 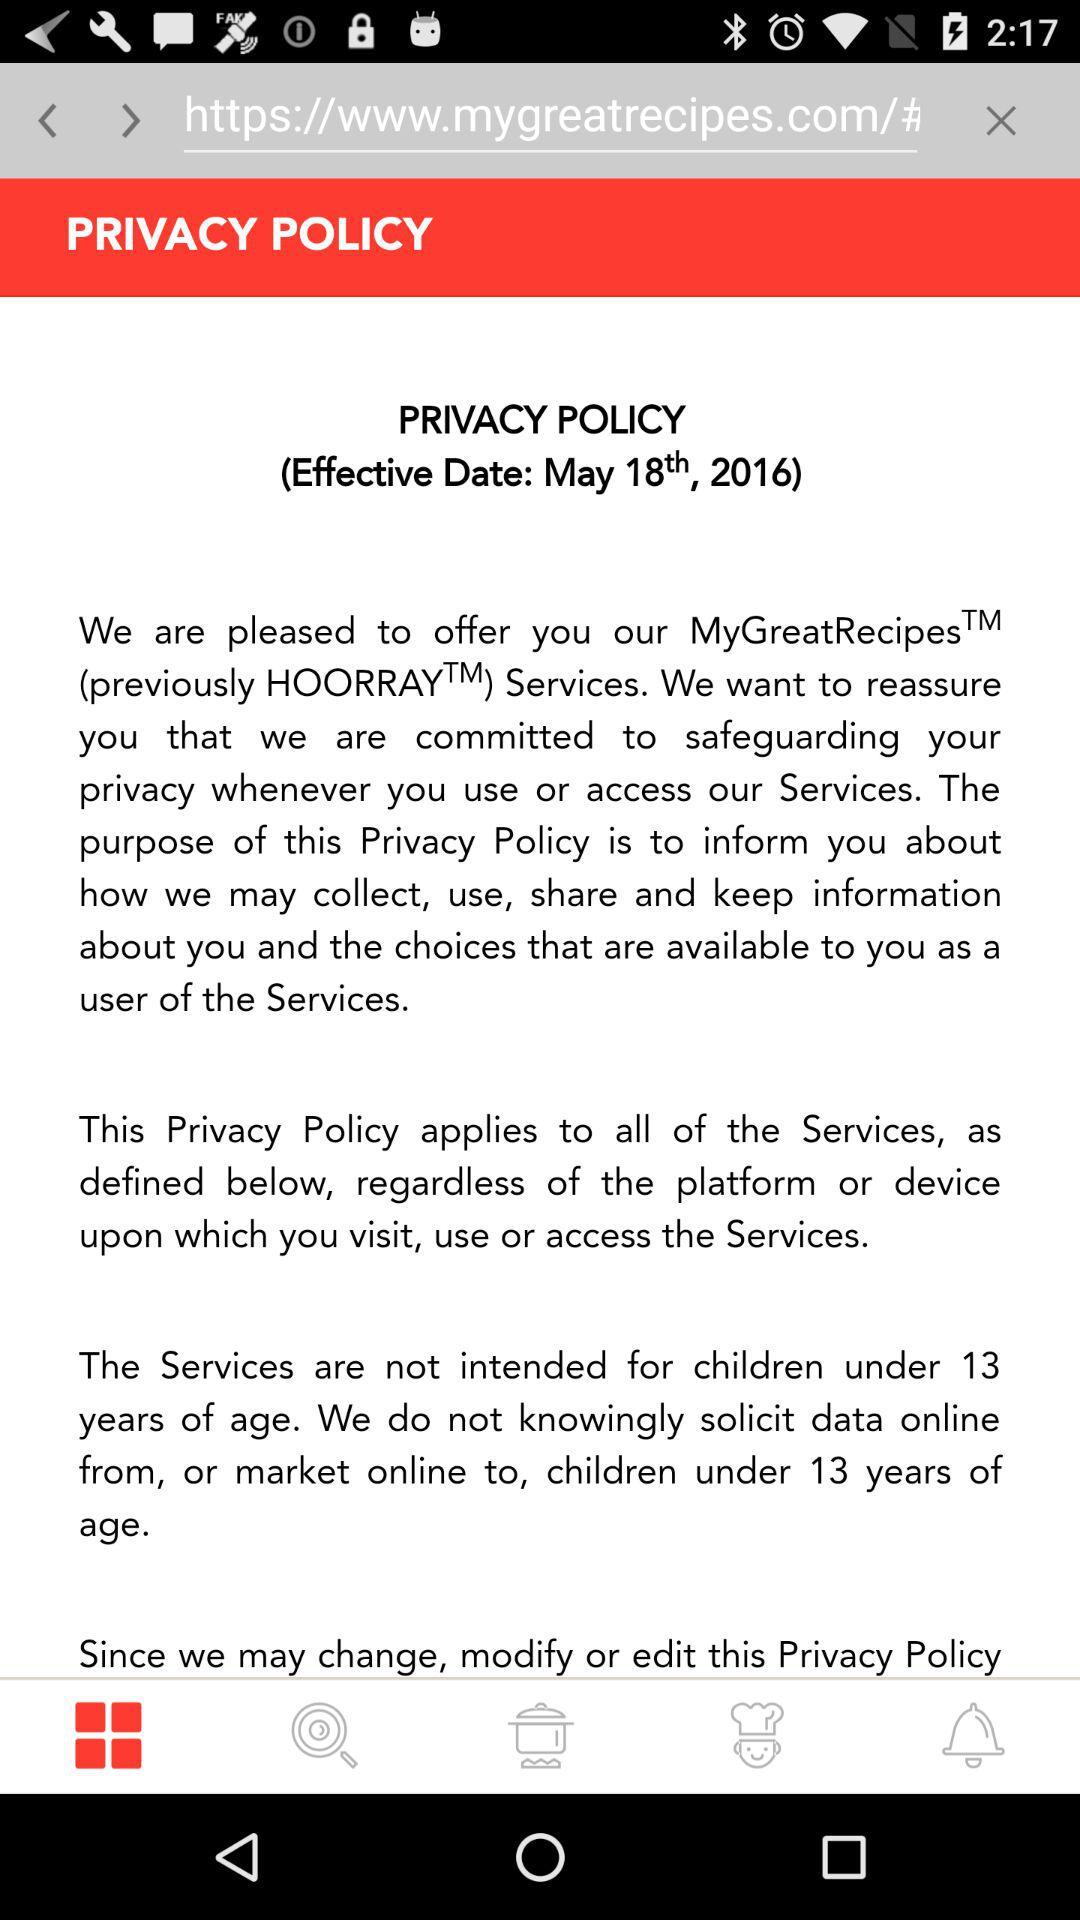 I want to click on scroll down to read privacy policy, so click(x=540, y=986).